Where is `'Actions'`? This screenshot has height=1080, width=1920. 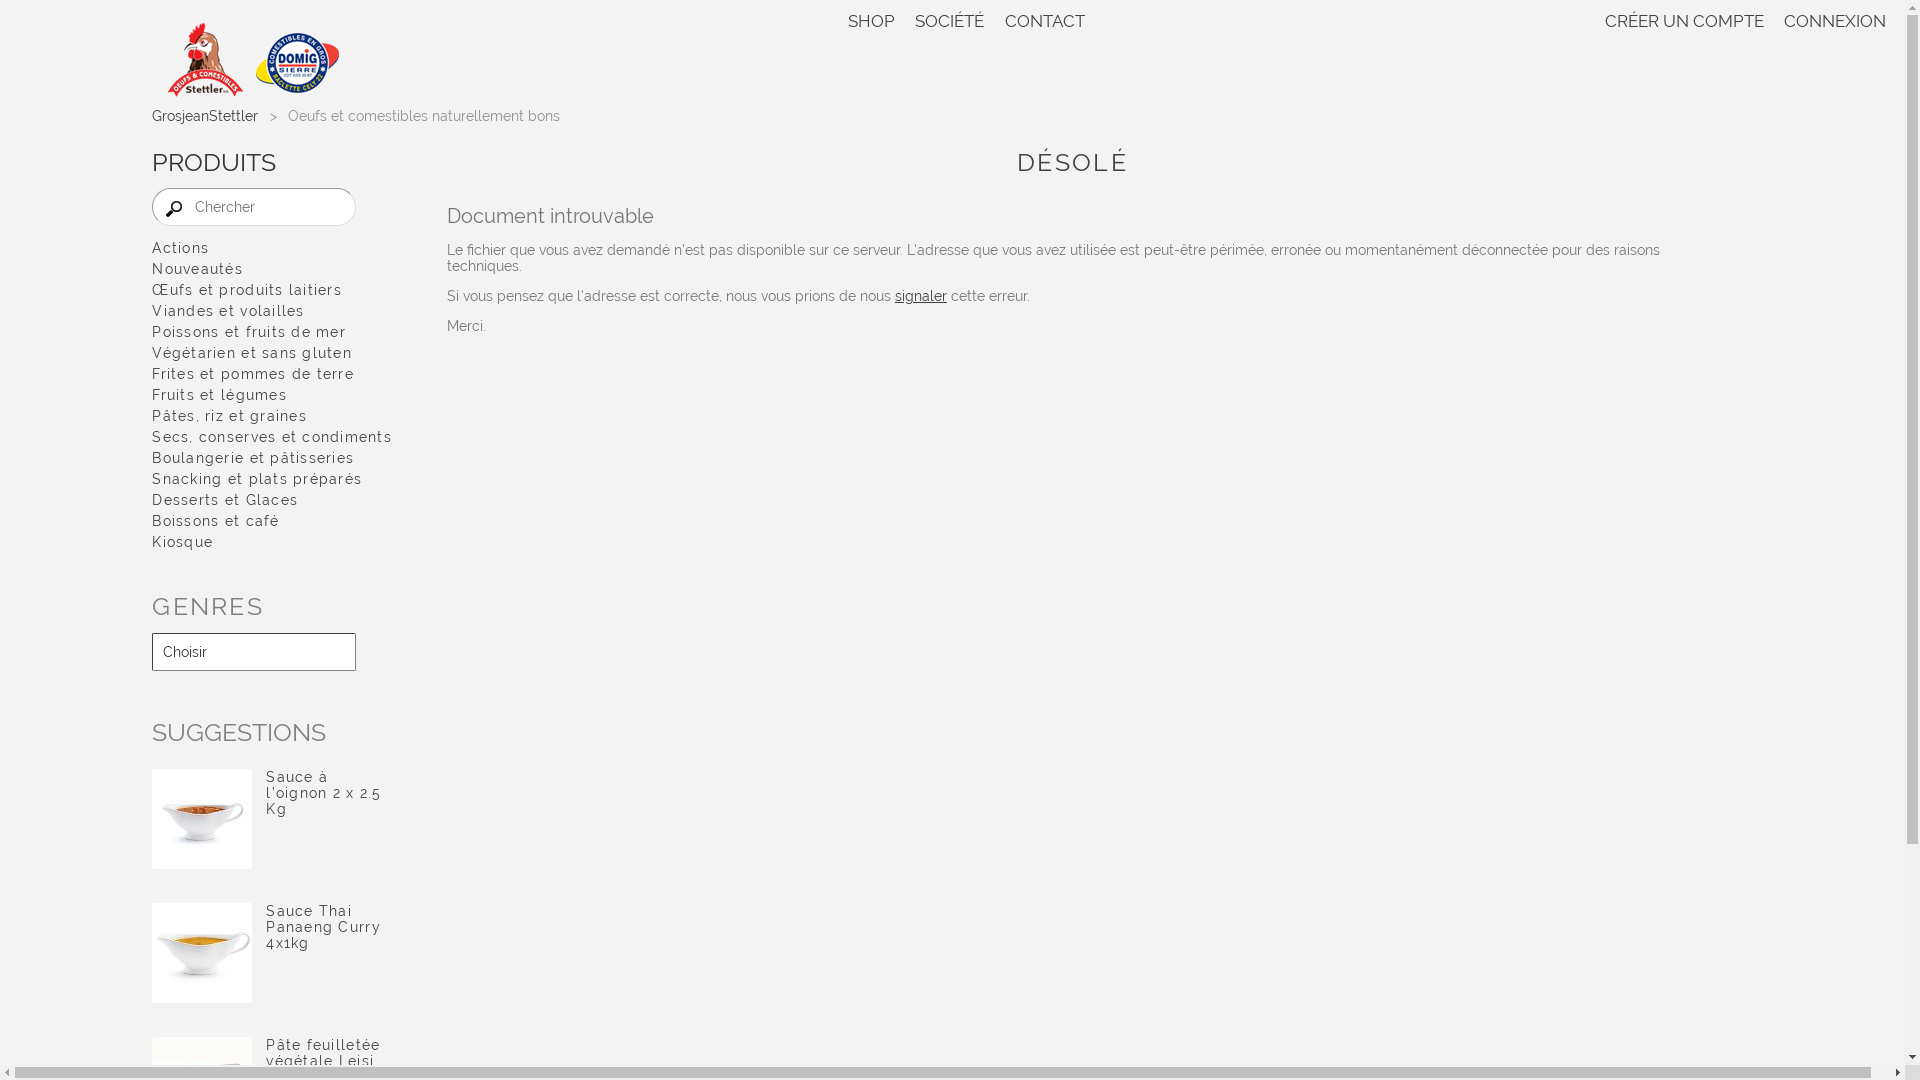
'Actions' is located at coordinates (271, 246).